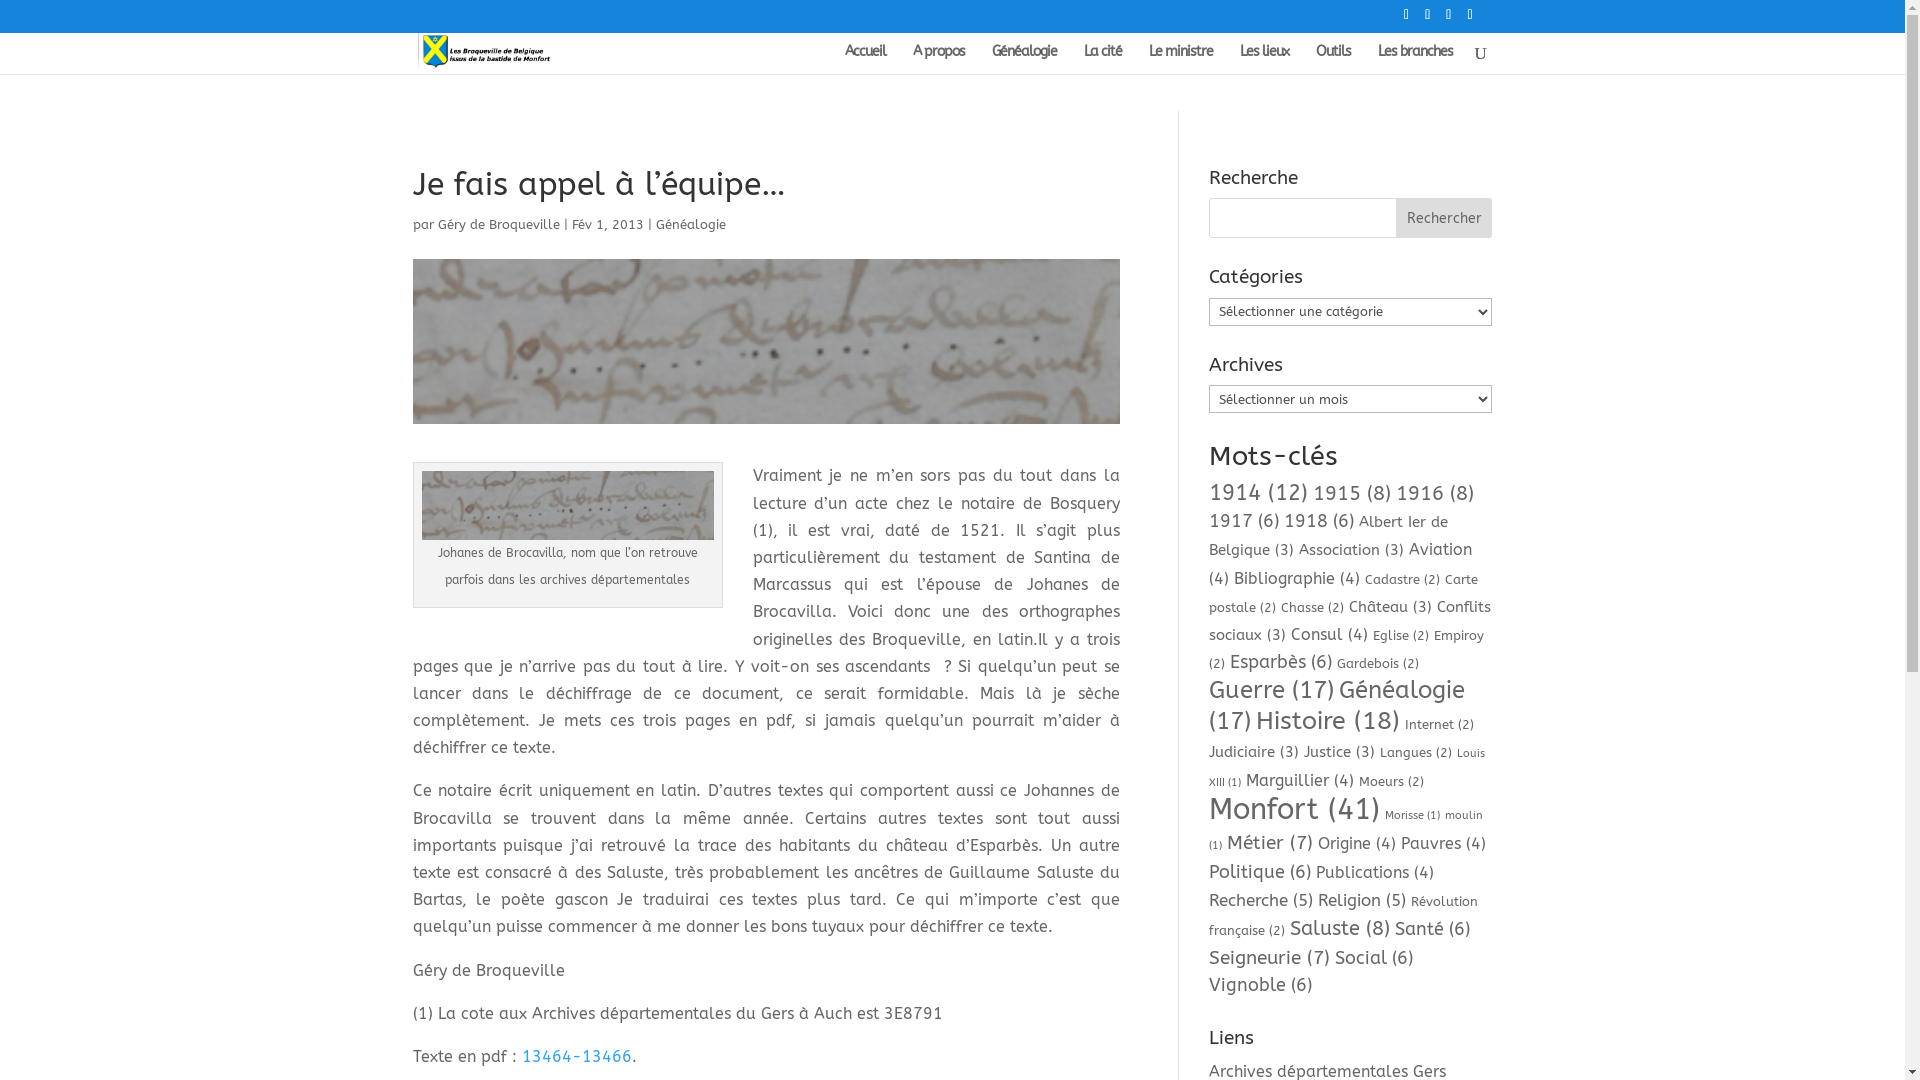  What do you see at coordinates (1347, 766) in the screenshot?
I see `'Louis XIII (1)'` at bounding box center [1347, 766].